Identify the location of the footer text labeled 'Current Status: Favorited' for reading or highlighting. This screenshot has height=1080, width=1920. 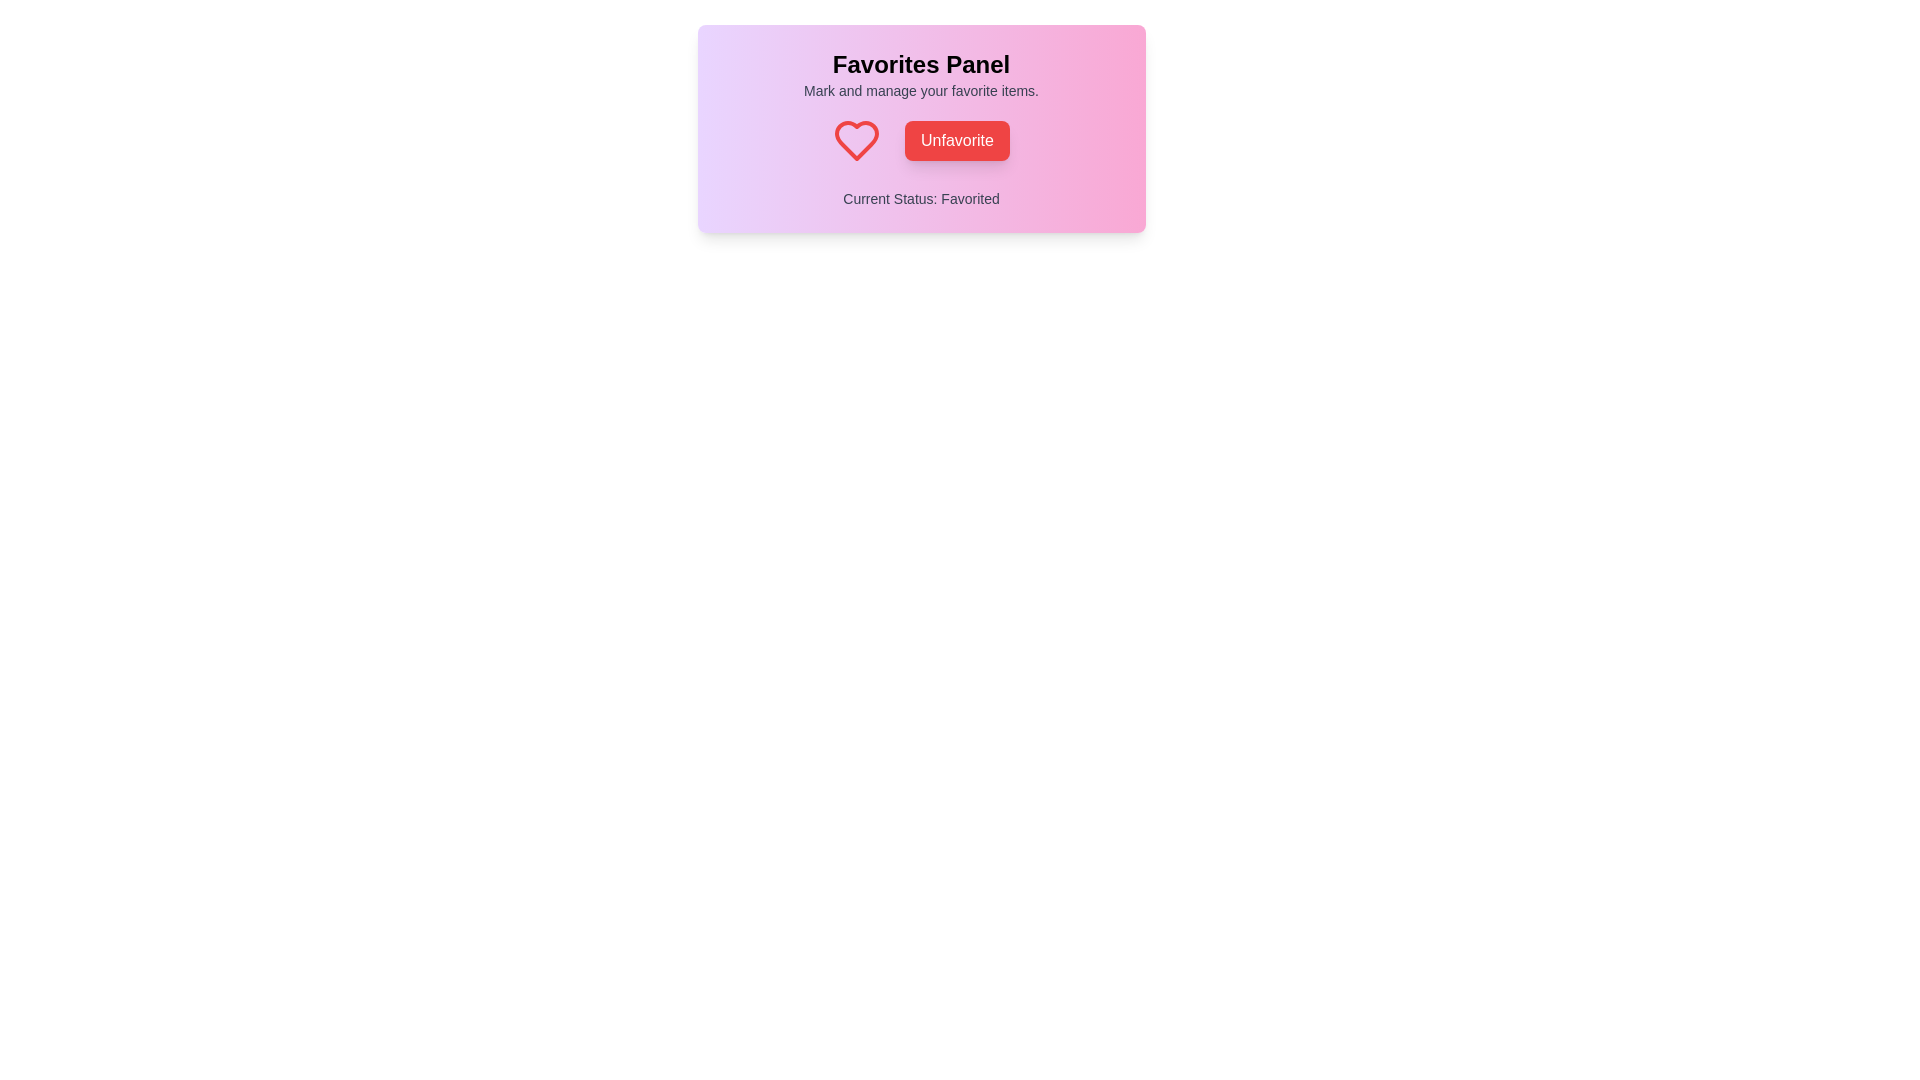
(920, 199).